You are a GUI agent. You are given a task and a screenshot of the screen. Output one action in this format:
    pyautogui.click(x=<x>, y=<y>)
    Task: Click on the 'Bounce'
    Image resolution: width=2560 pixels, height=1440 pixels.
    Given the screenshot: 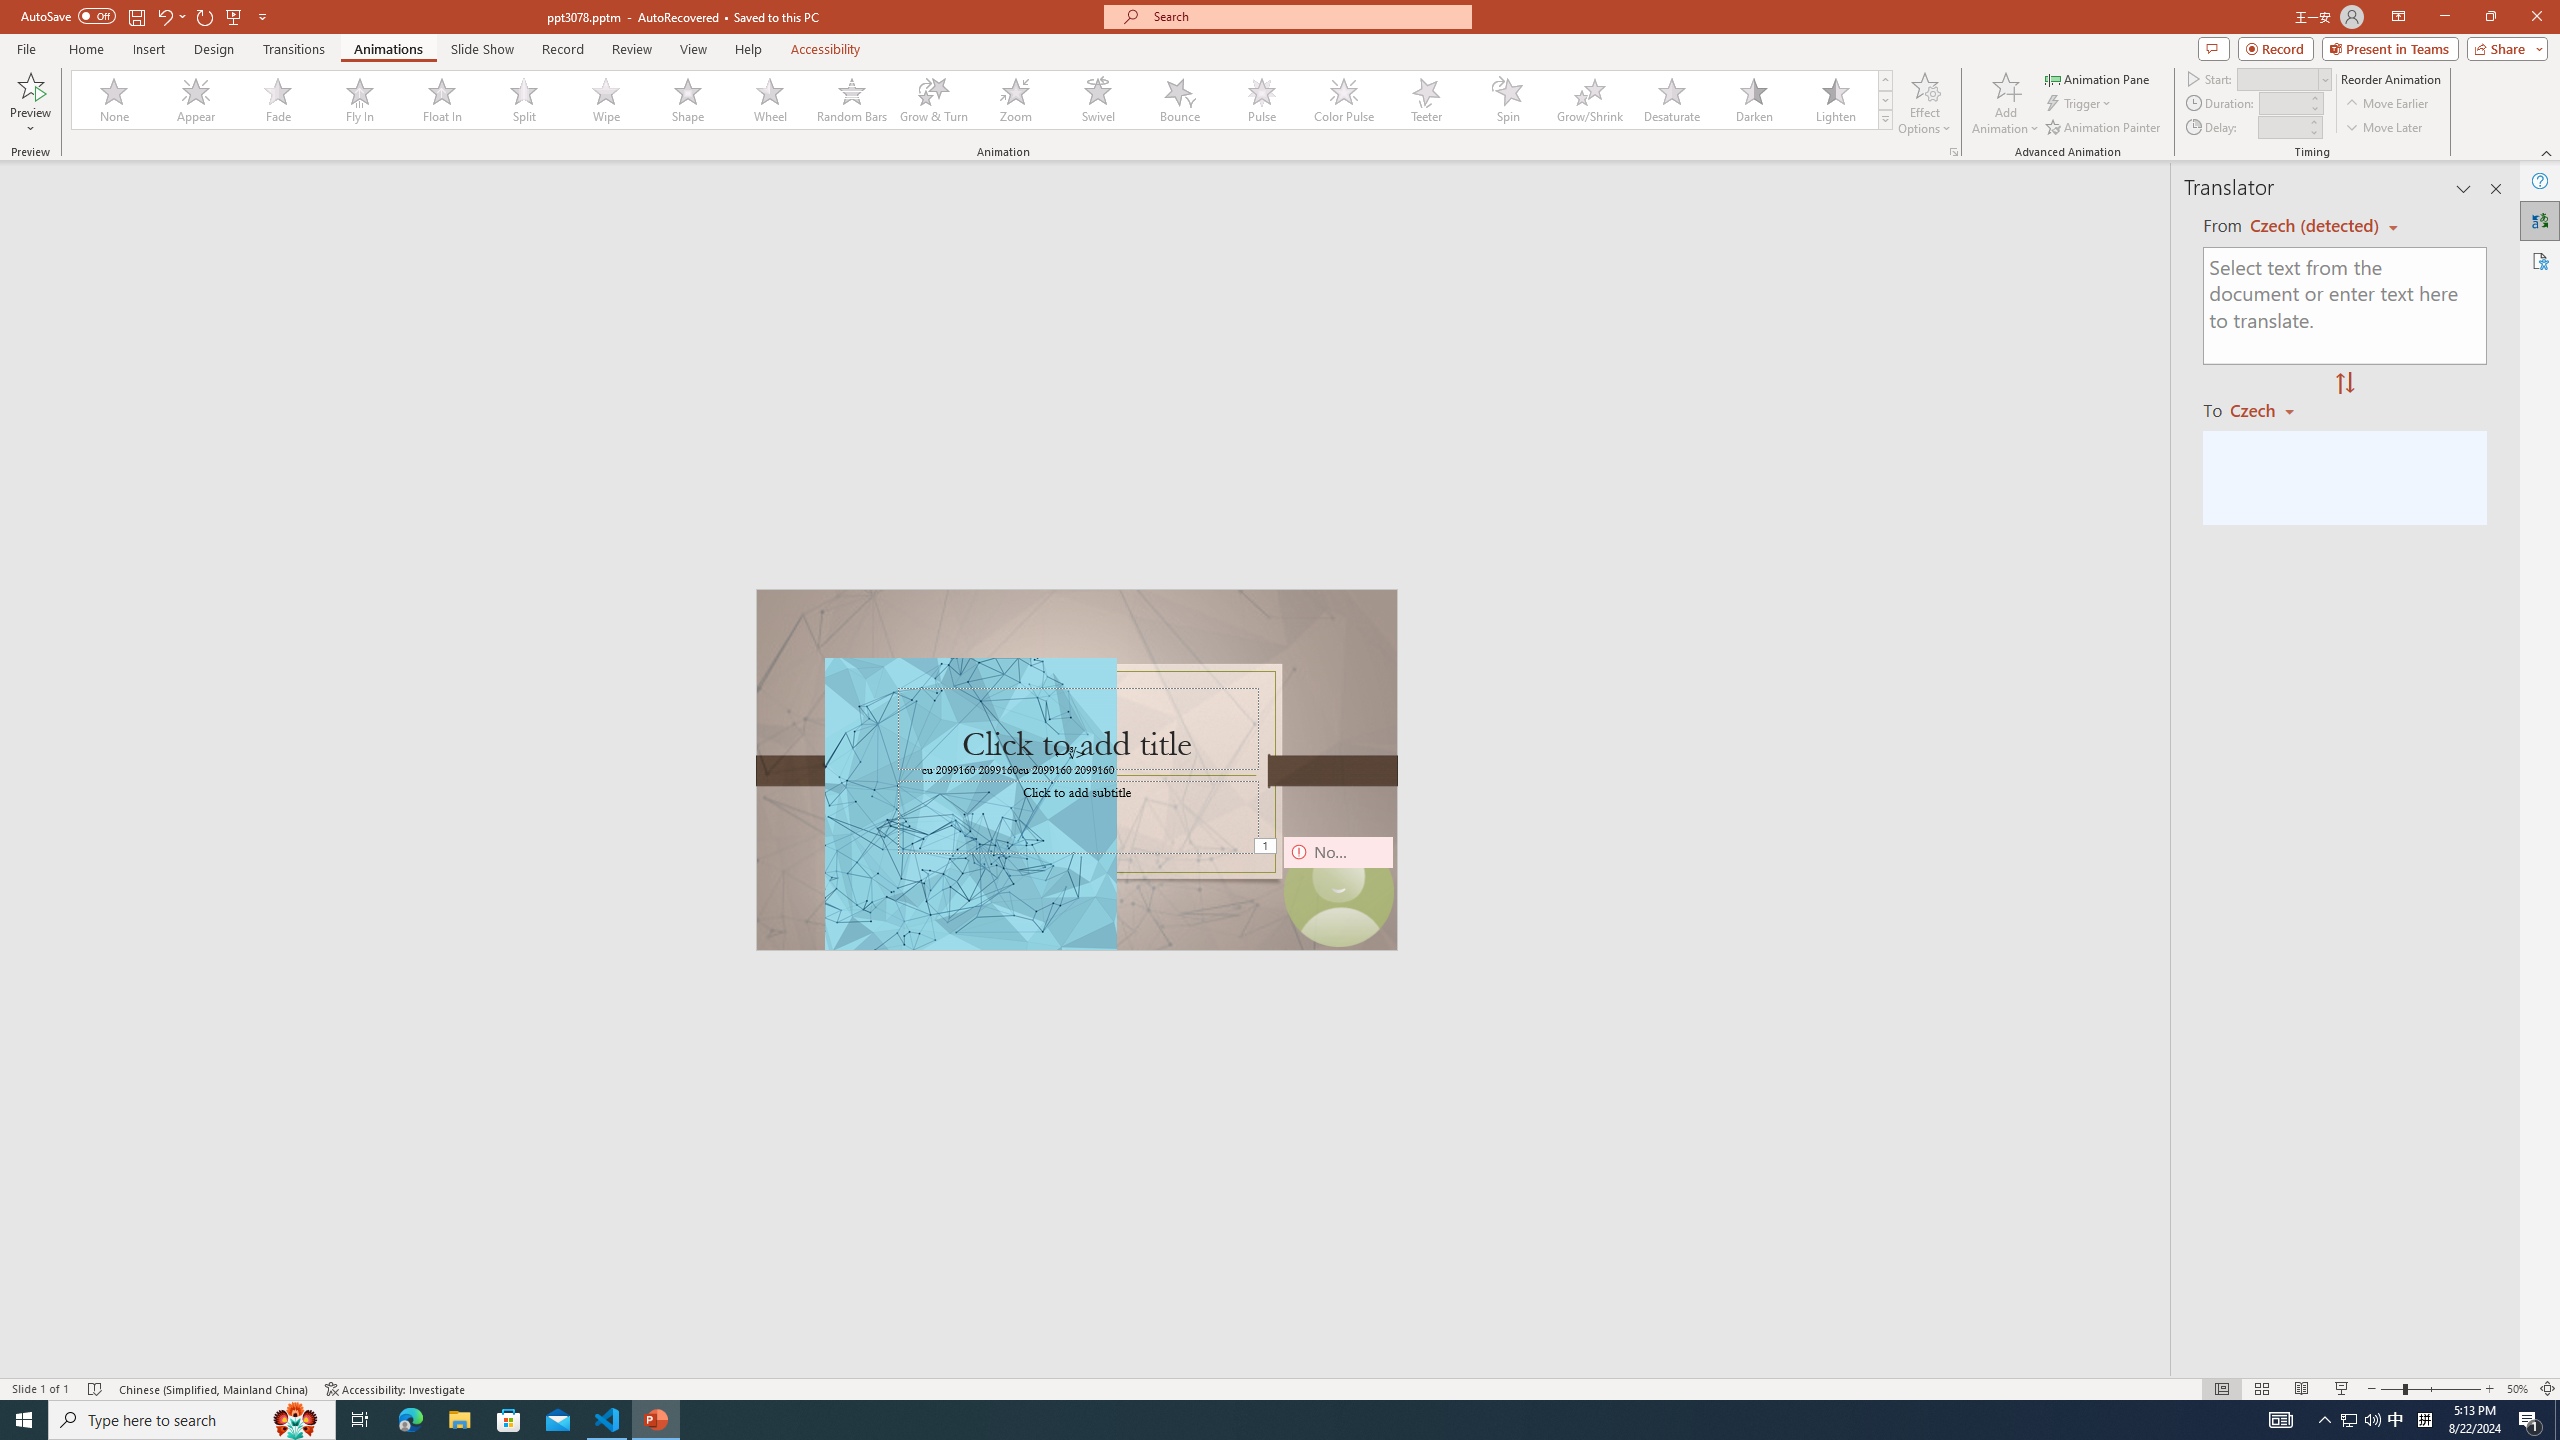 What is the action you would take?
    pyautogui.click(x=1179, y=99)
    